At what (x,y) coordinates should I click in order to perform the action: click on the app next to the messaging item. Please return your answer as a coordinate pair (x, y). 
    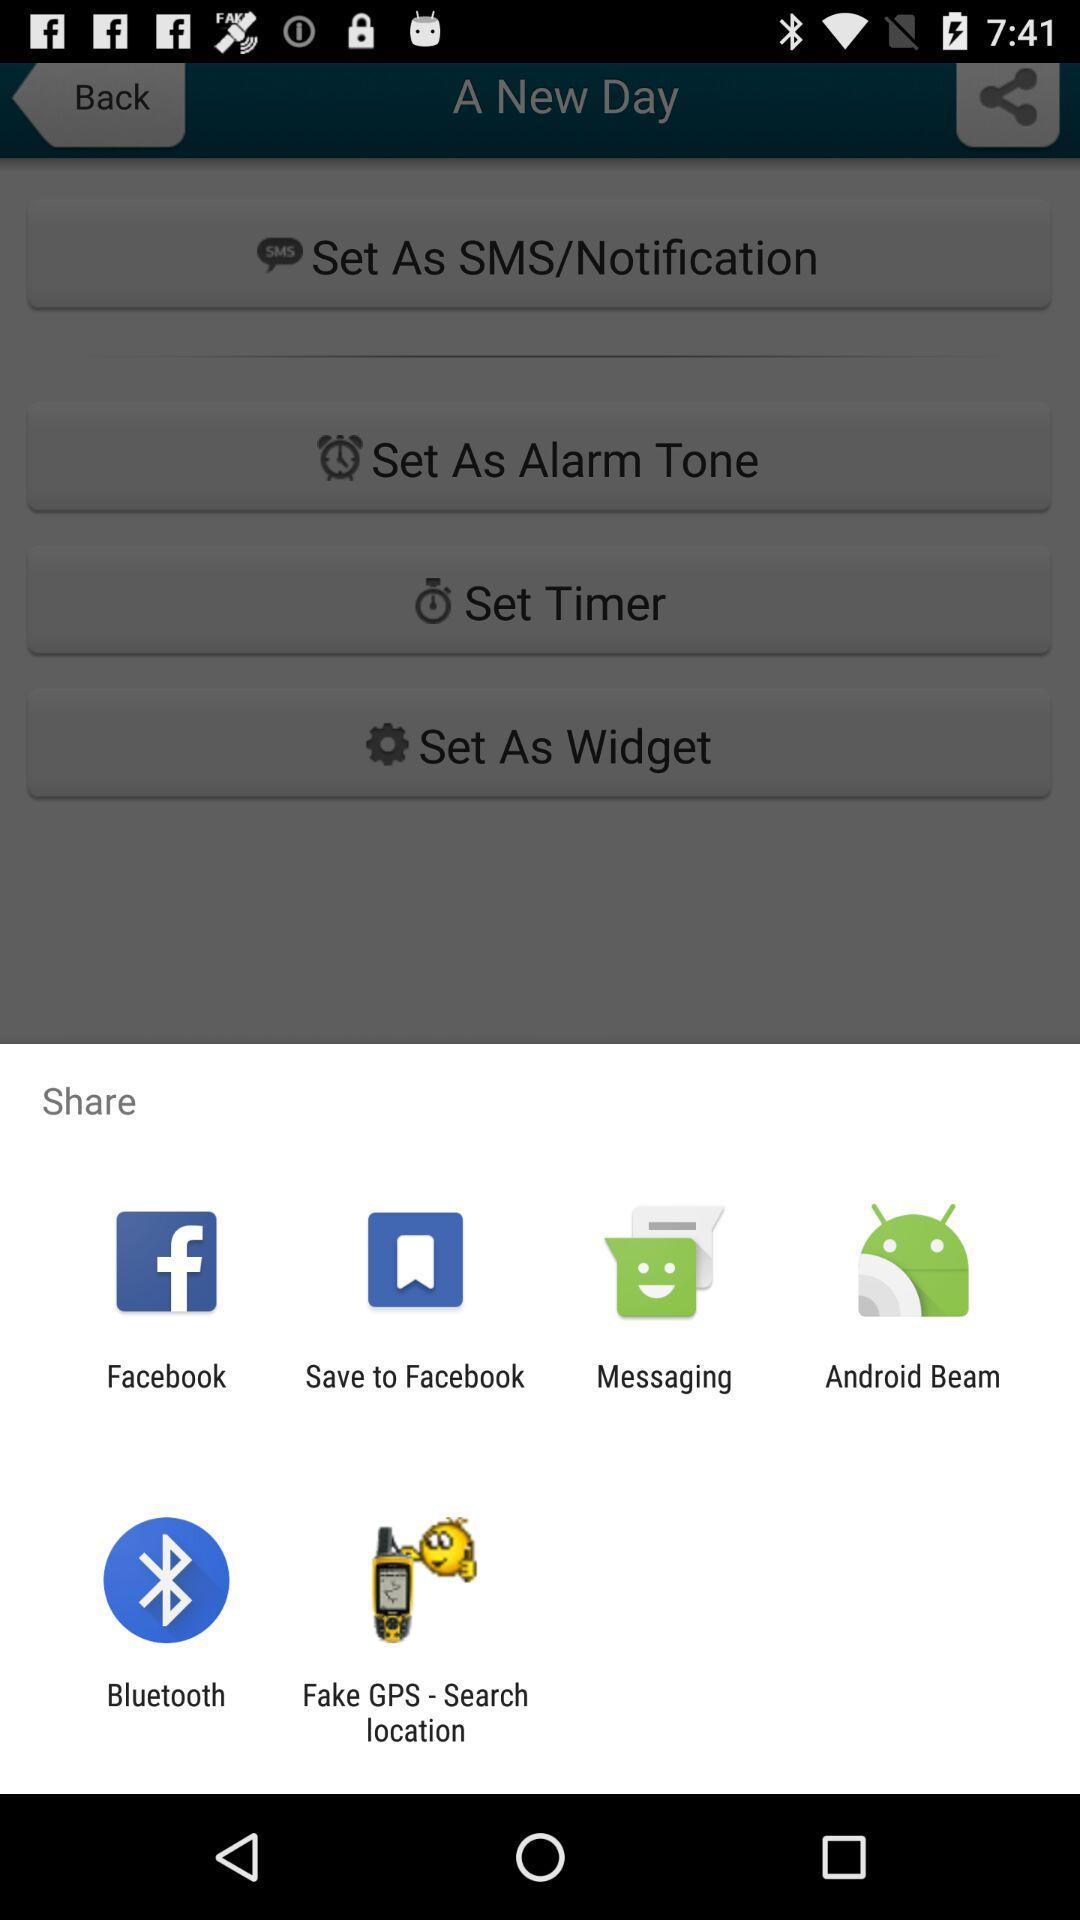
    Looking at the image, I should click on (414, 1392).